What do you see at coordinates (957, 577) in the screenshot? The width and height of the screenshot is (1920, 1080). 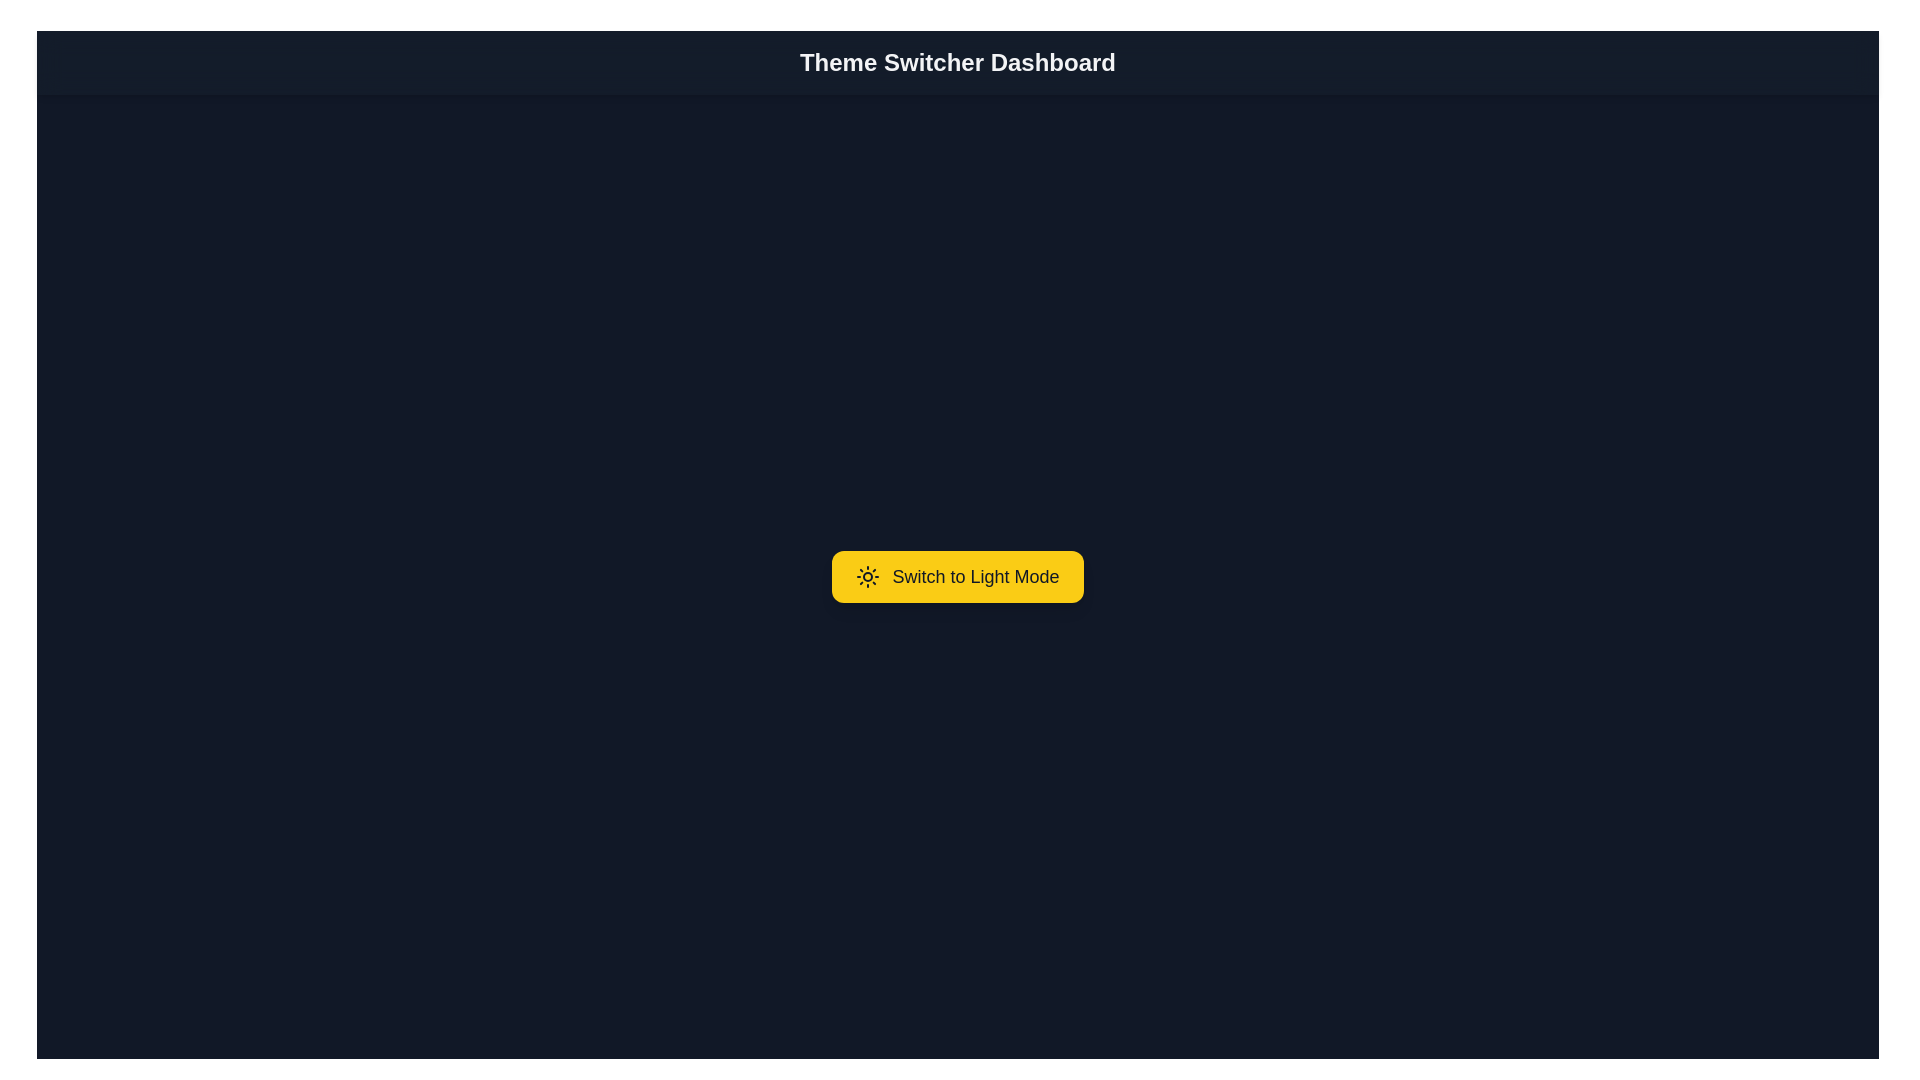 I see `the 'Switch to Light Mode' button to toggle the theme` at bounding box center [957, 577].